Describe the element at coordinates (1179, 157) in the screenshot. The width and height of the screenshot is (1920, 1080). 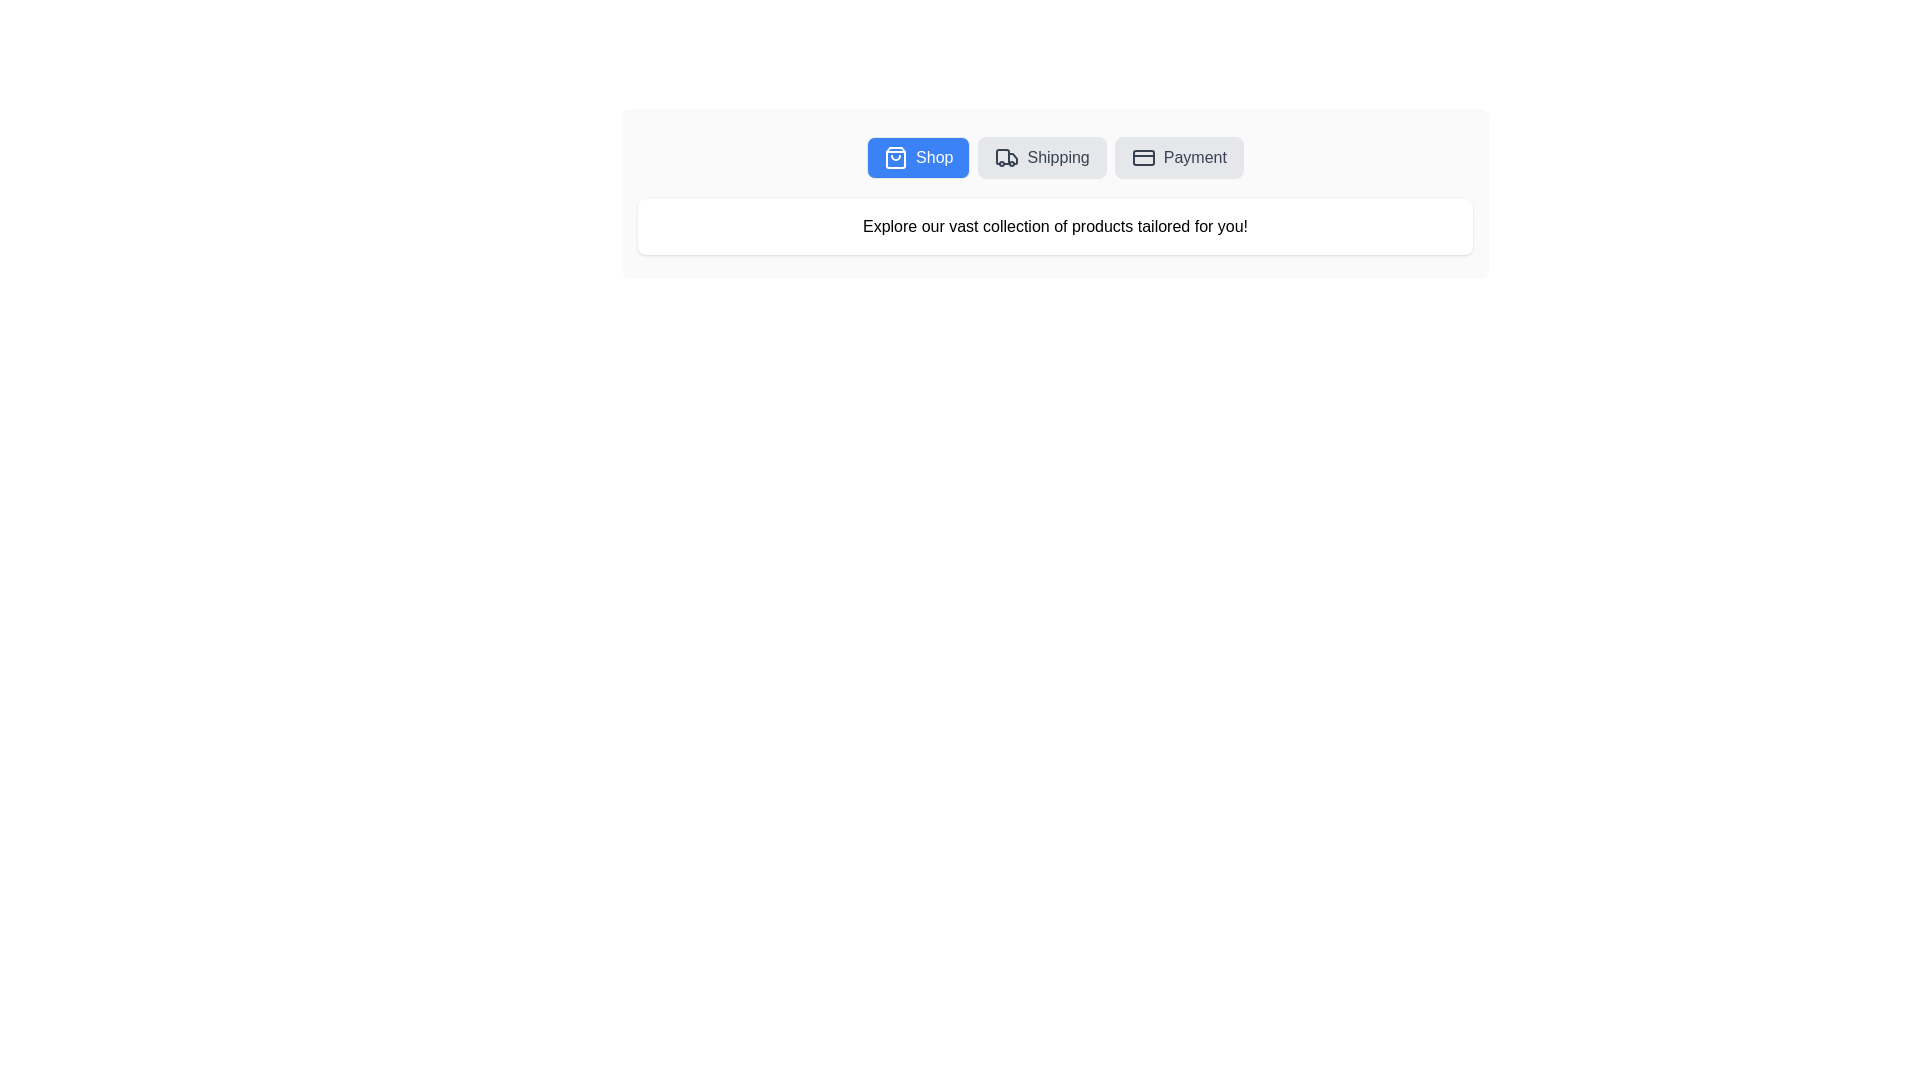
I see `the 'Payment' button, which has a credit card icon and is the third button in a row of three` at that location.